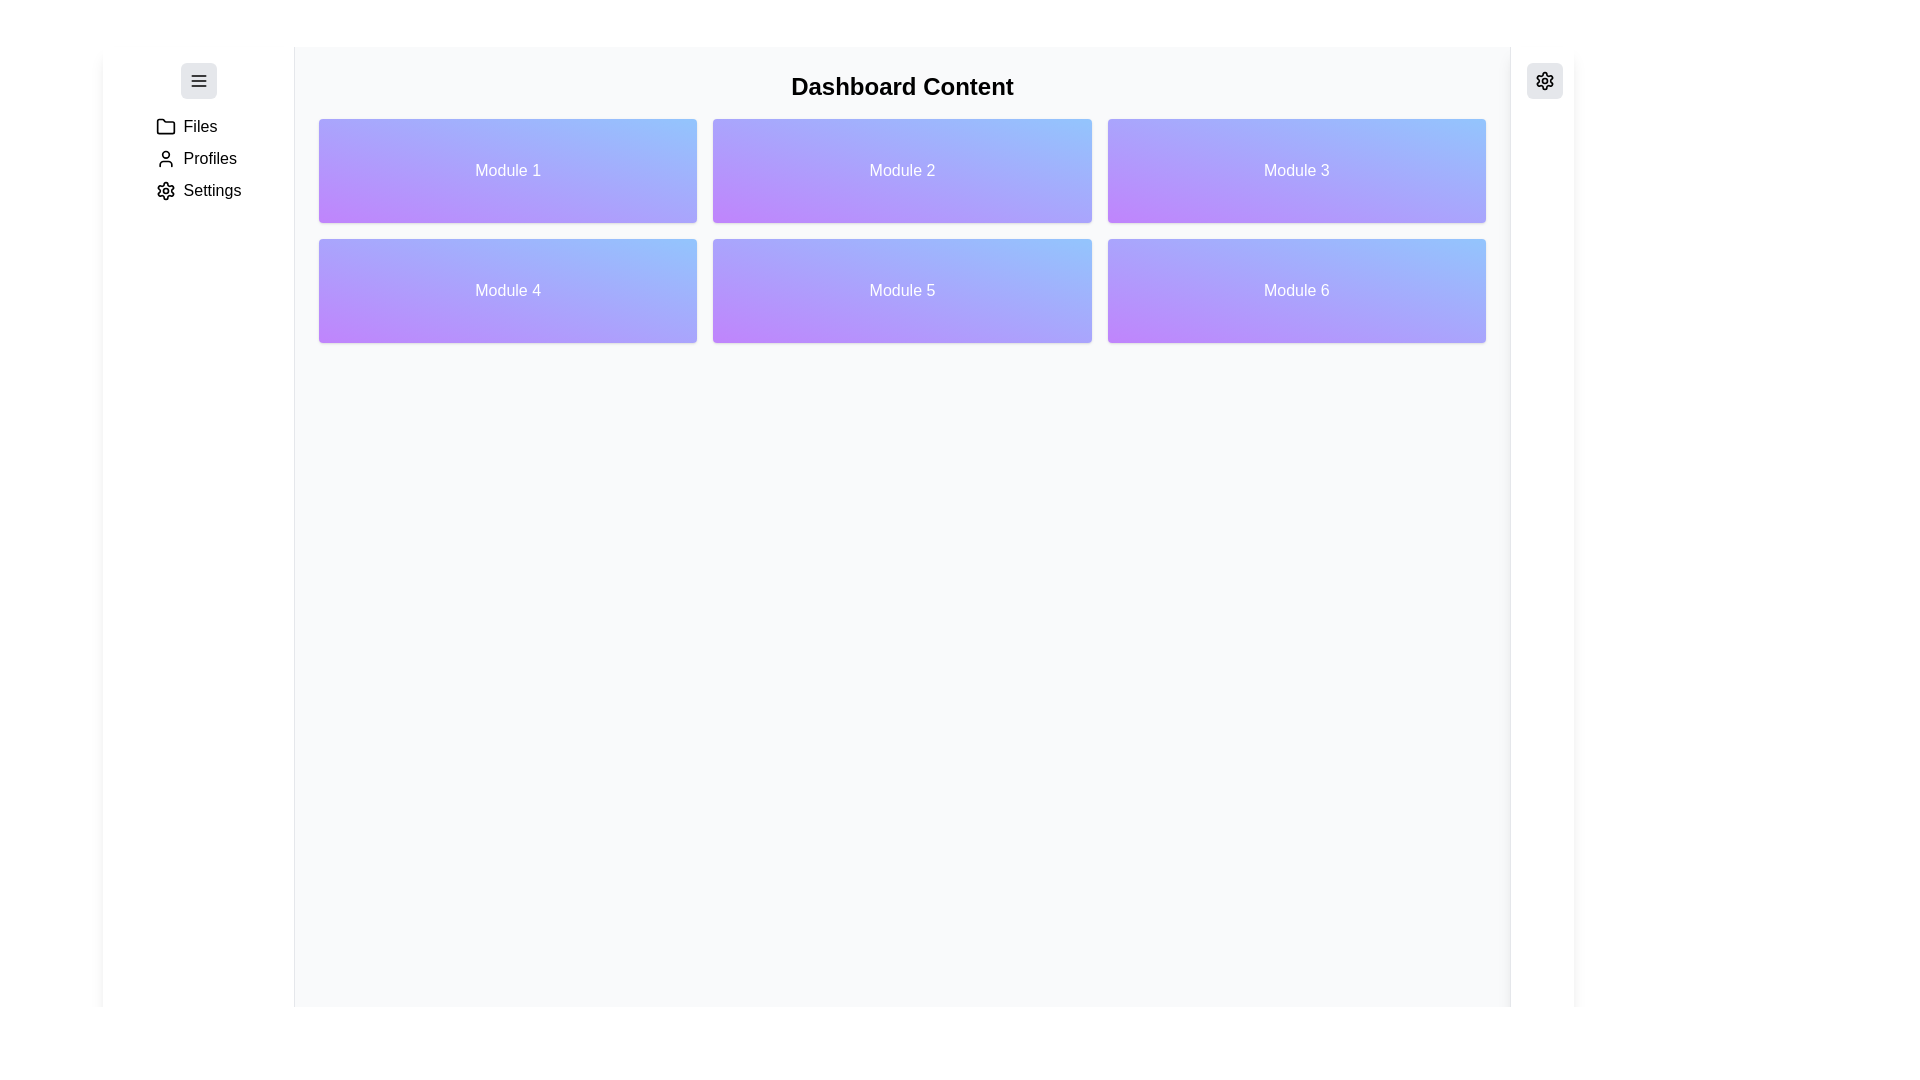  What do you see at coordinates (212, 191) in the screenshot?
I see `the fourth text label in the sidebar menu` at bounding box center [212, 191].